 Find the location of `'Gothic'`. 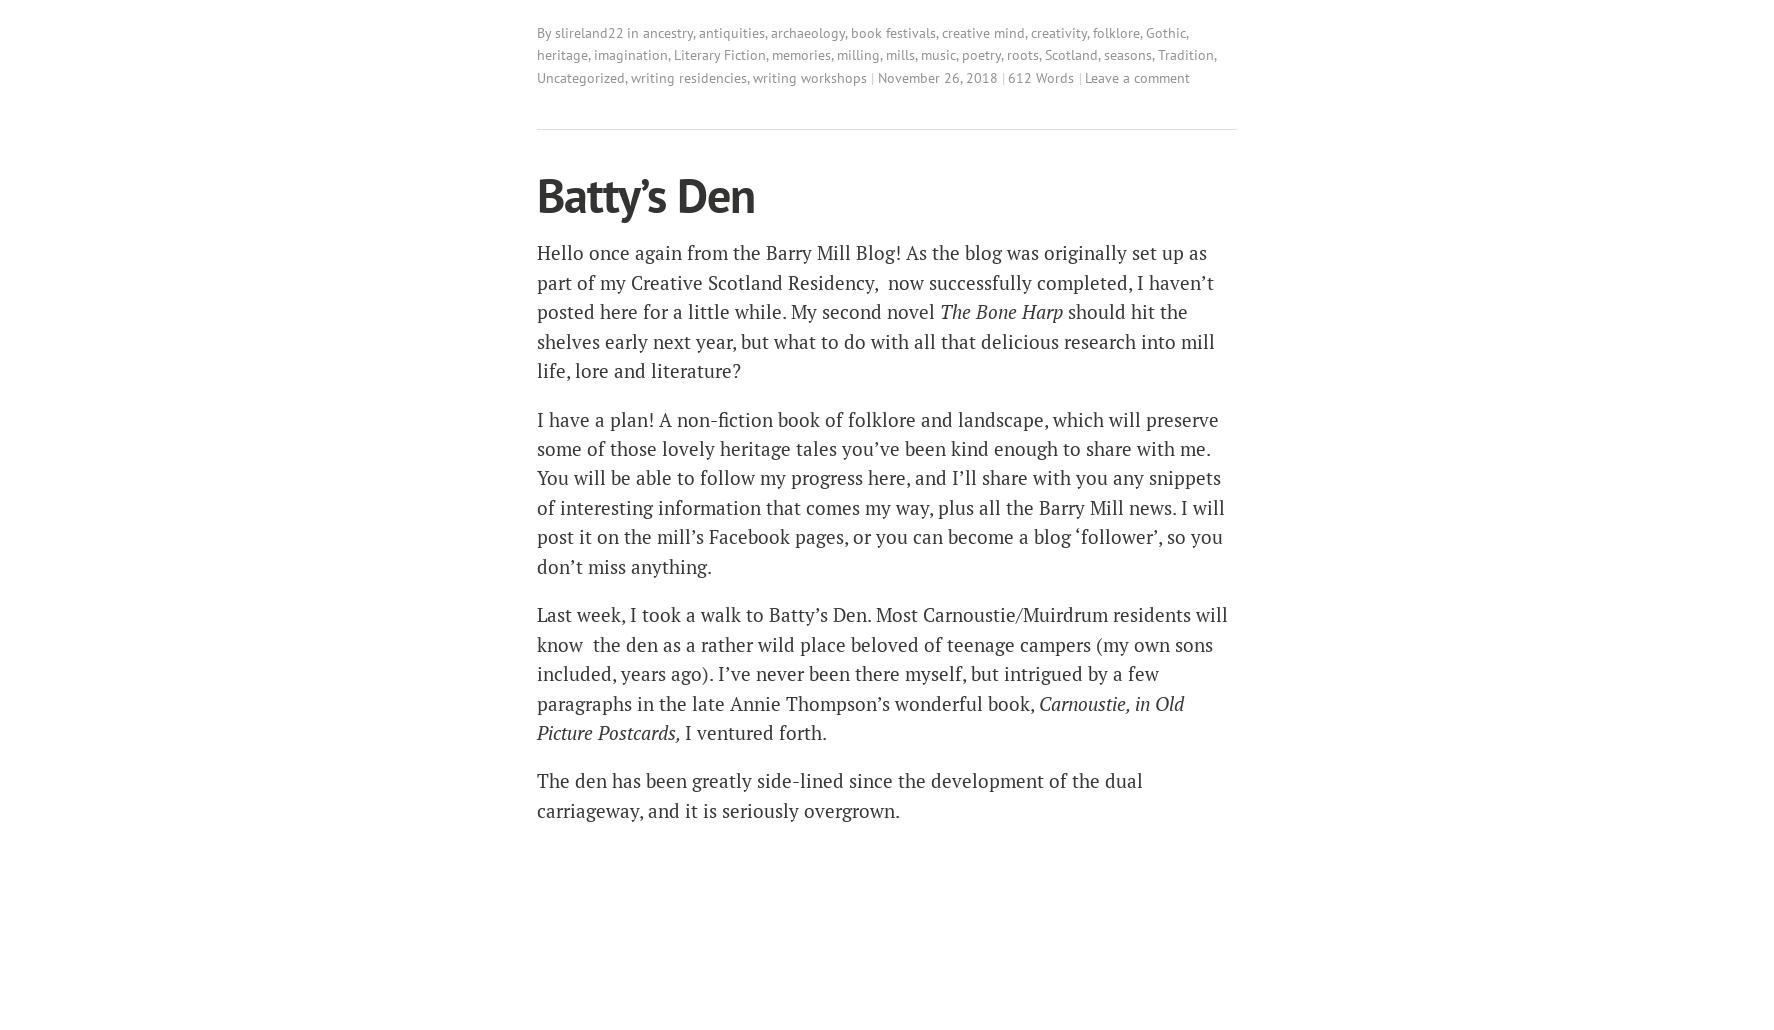

'Gothic' is located at coordinates (1166, 32).